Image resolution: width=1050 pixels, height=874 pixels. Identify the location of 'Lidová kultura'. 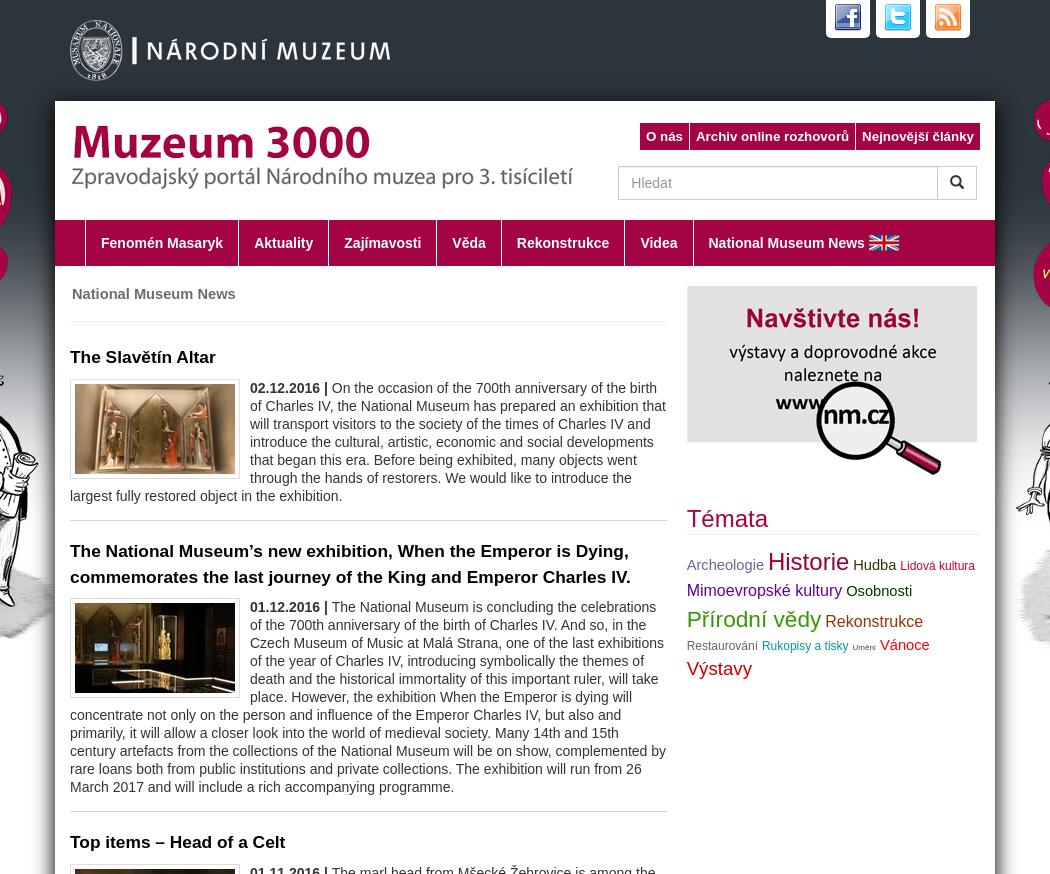
(937, 566).